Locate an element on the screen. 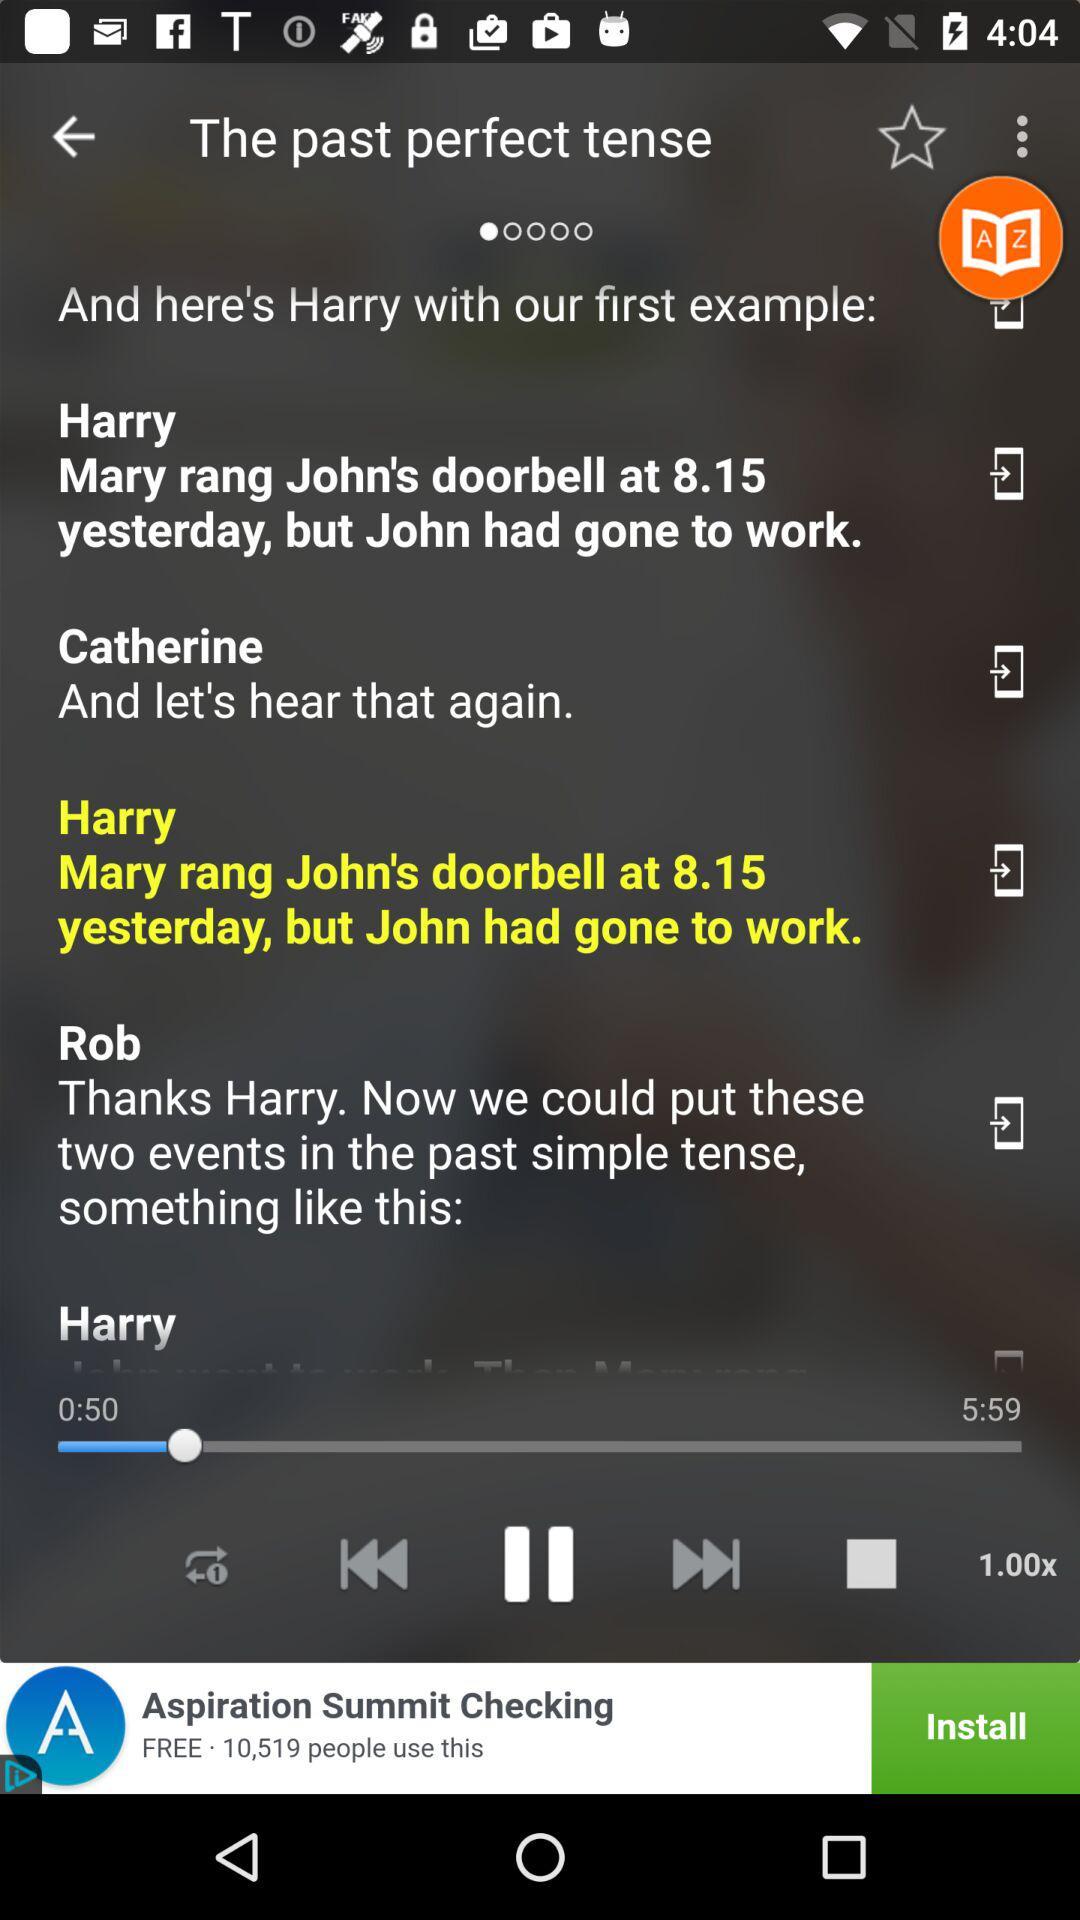 The height and width of the screenshot is (1920, 1080). share the article is located at coordinates (1009, 671).